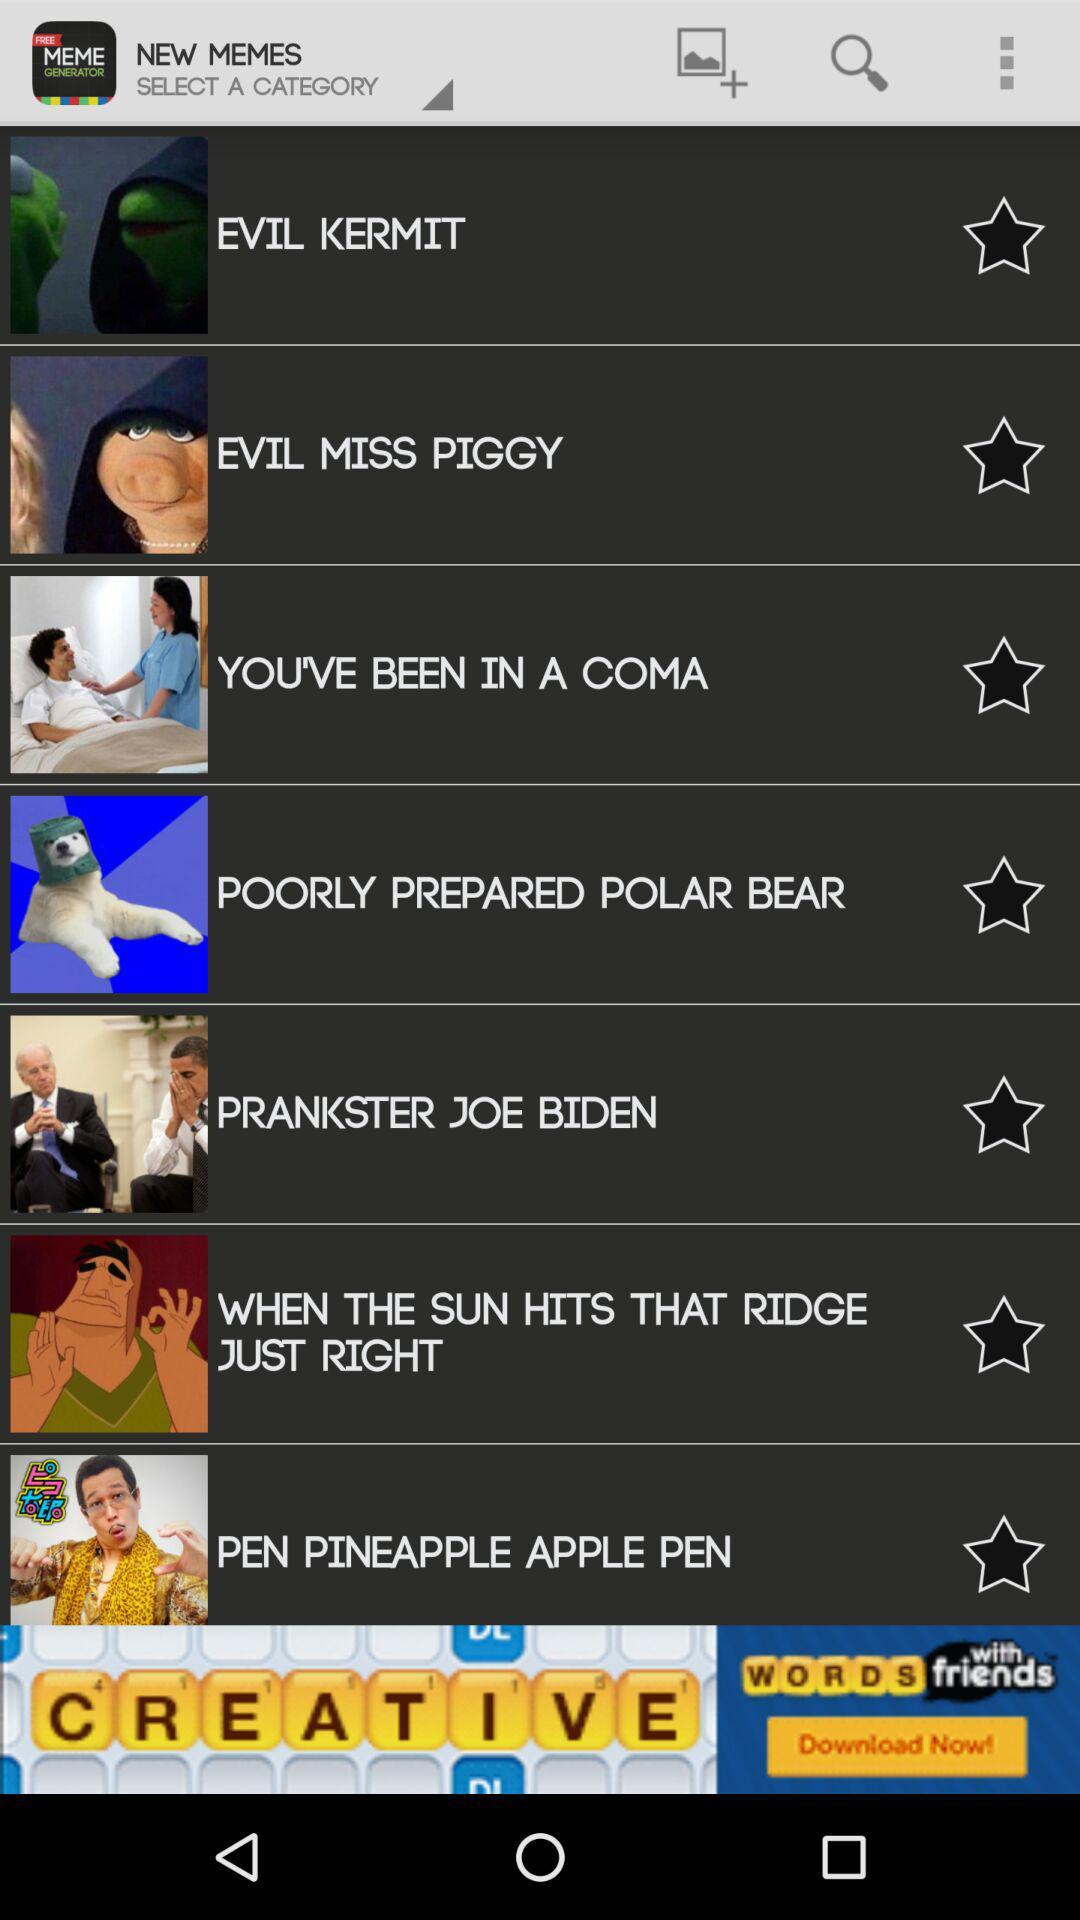  What do you see at coordinates (1003, 1552) in the screenshot?
I see `button to favorite the category` at bounding box center [1003, 1552].